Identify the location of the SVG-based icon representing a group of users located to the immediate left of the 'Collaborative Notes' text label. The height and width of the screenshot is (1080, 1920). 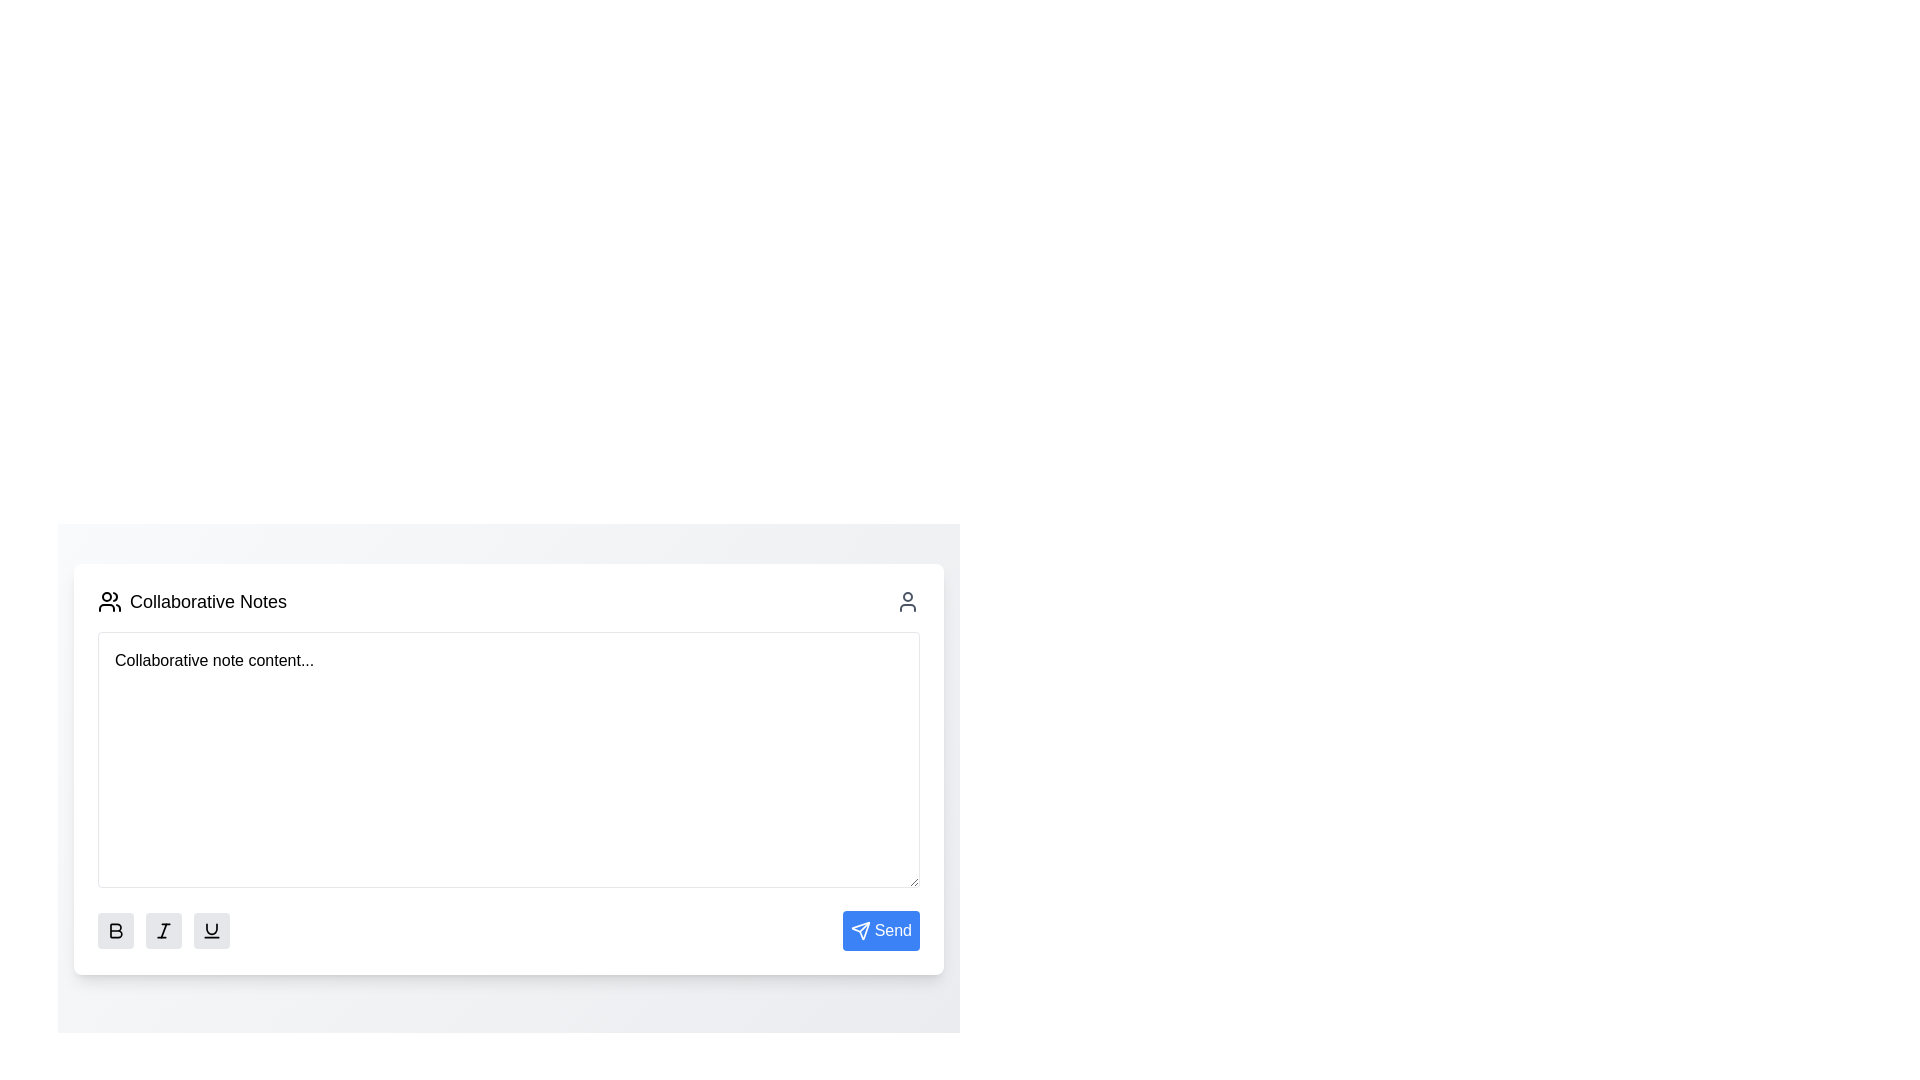
(109, 600).